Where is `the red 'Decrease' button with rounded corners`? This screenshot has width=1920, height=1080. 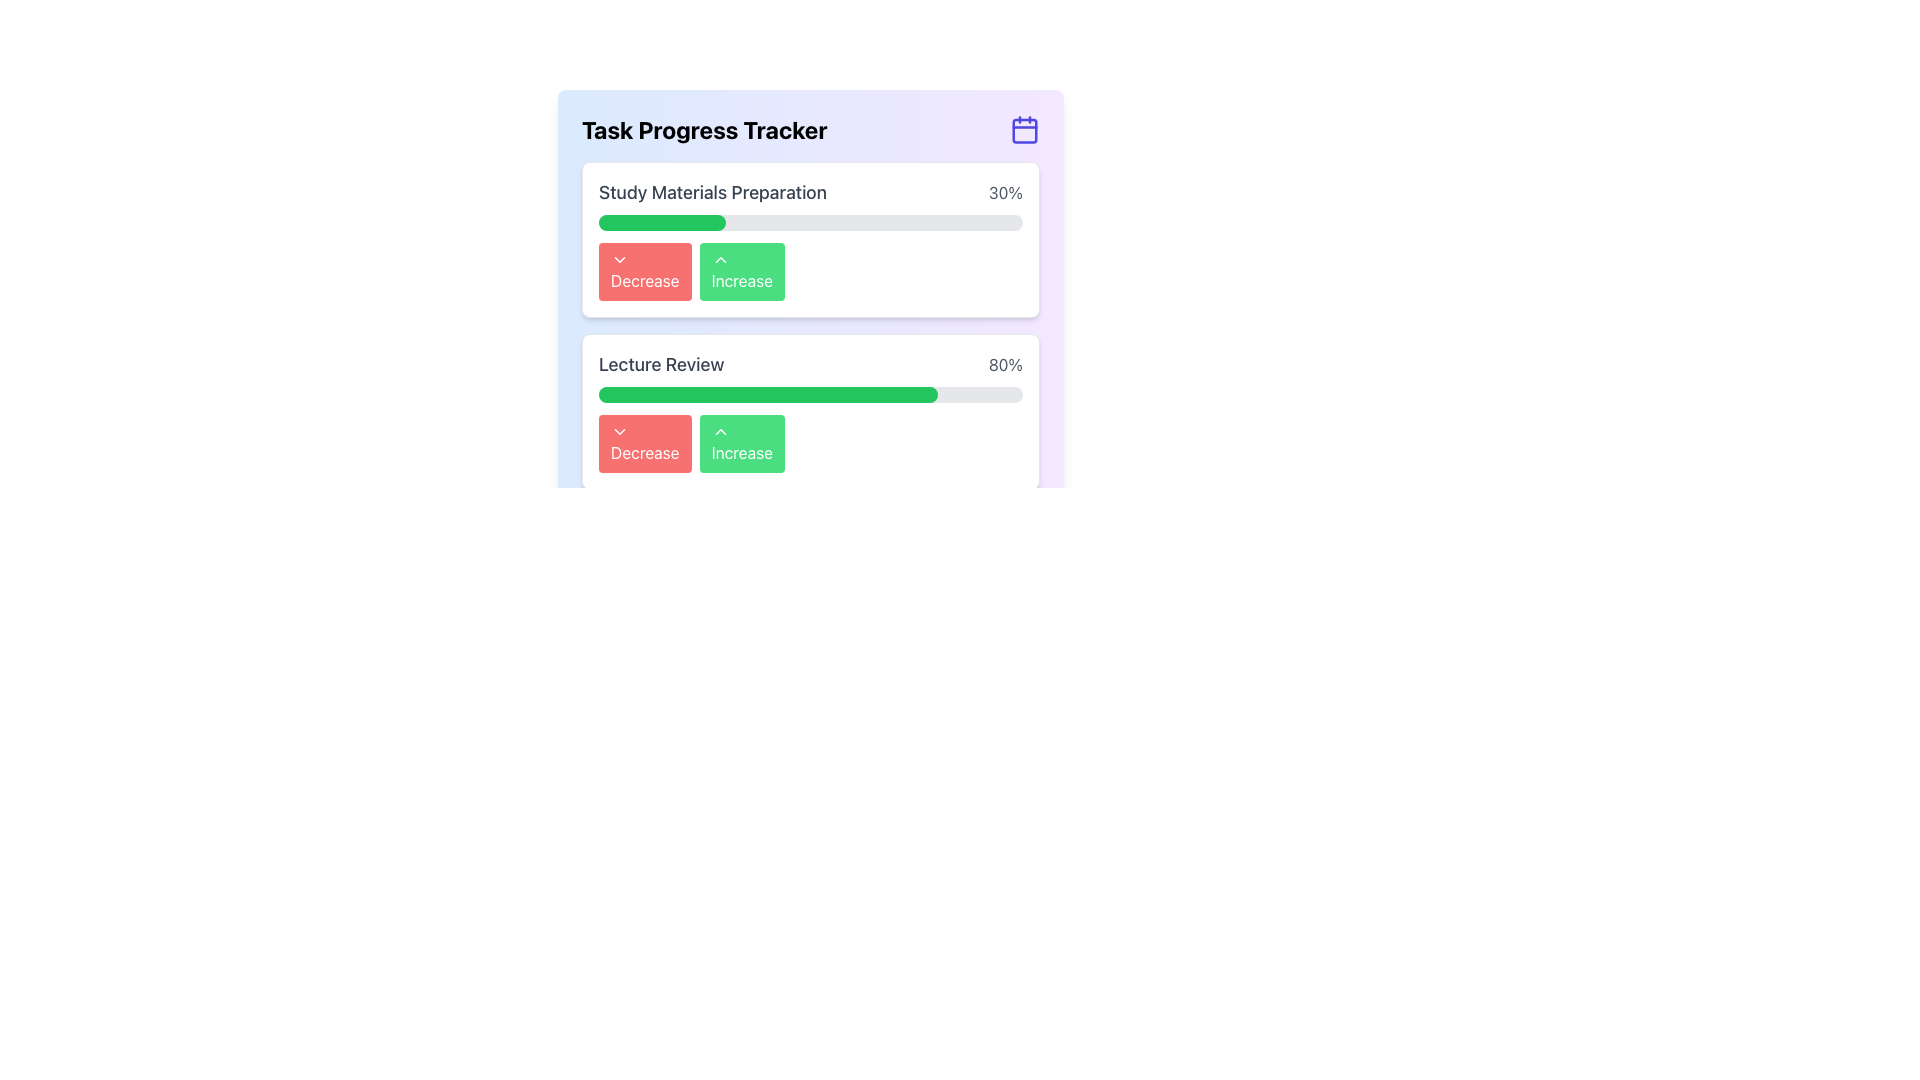
the red 'Decrease' button with rounded corners is located at coordinates (645, 442).